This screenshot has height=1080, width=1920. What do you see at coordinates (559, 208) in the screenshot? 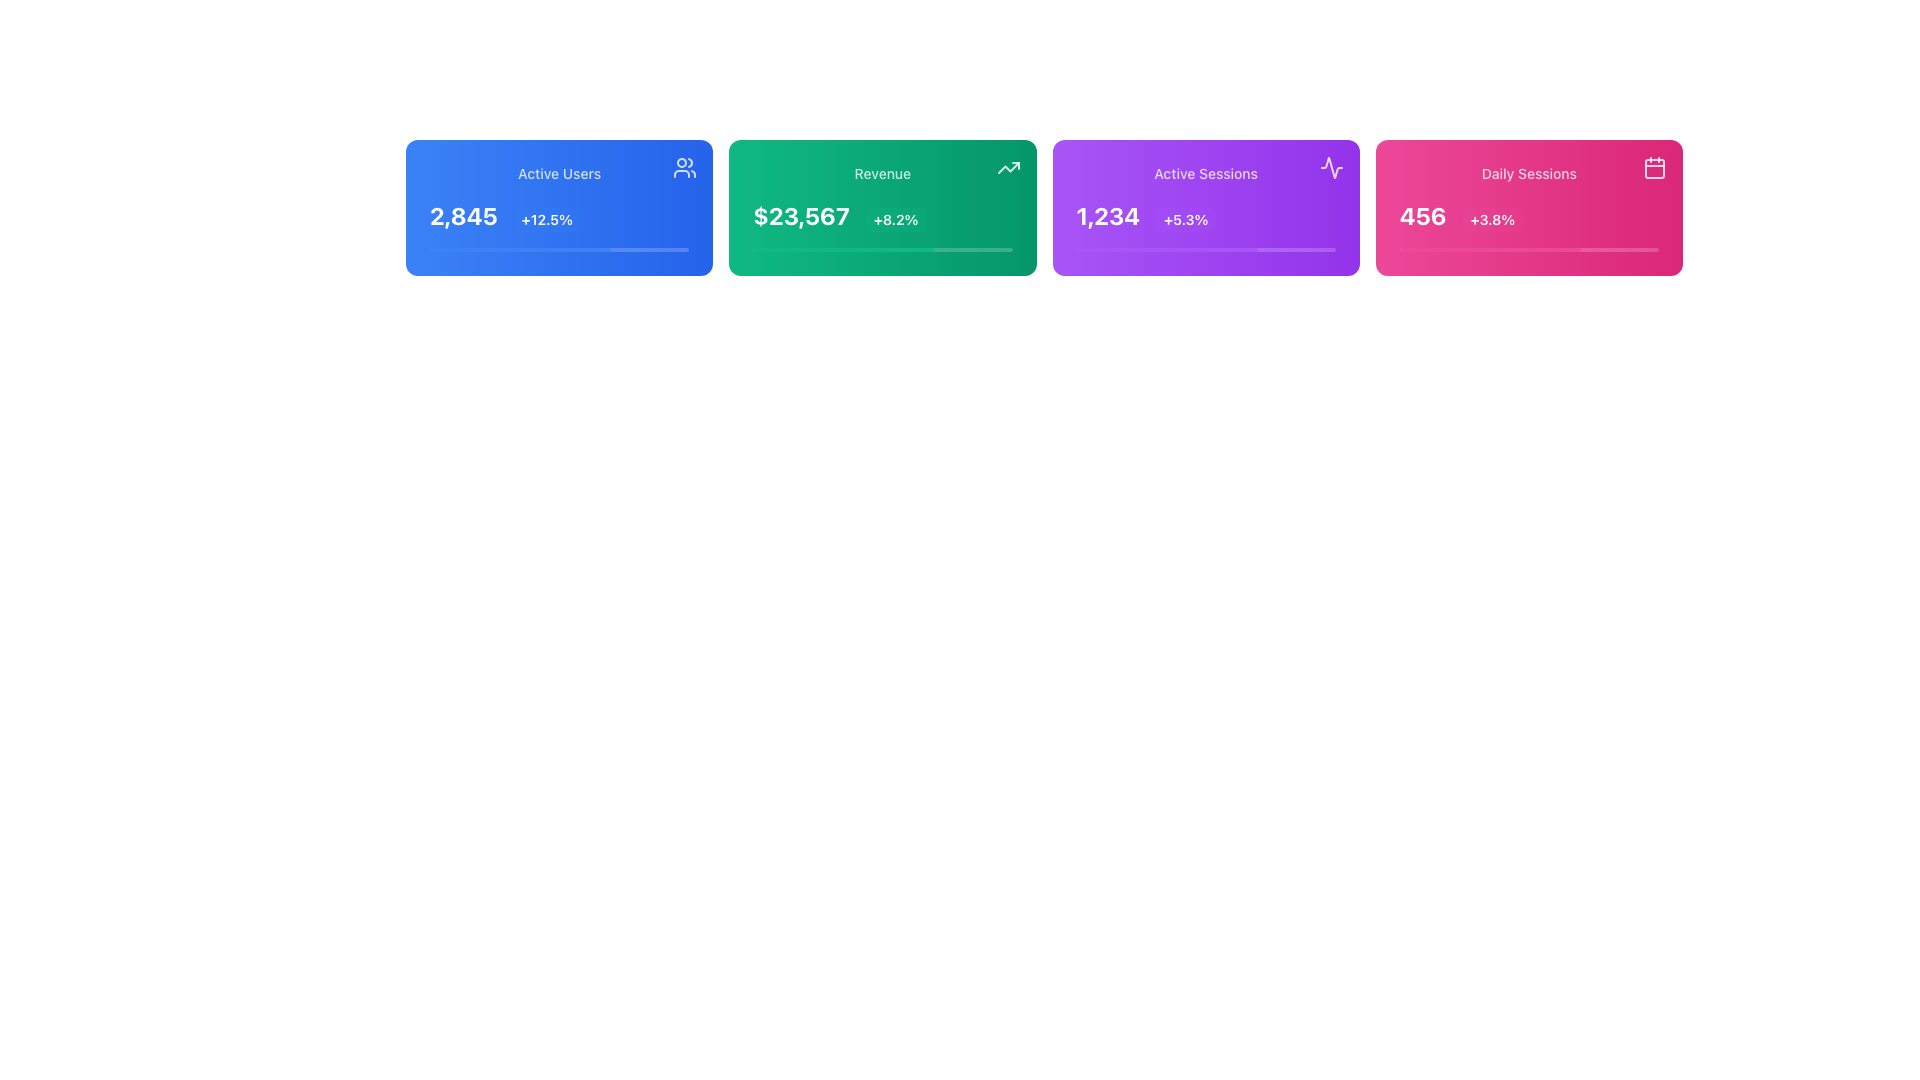
I see `the Summary Panel that provides a summary of the active users metric, located on the leftmost side next to the green panel labeled 'Revenue'` at bounding box center [559, 208].